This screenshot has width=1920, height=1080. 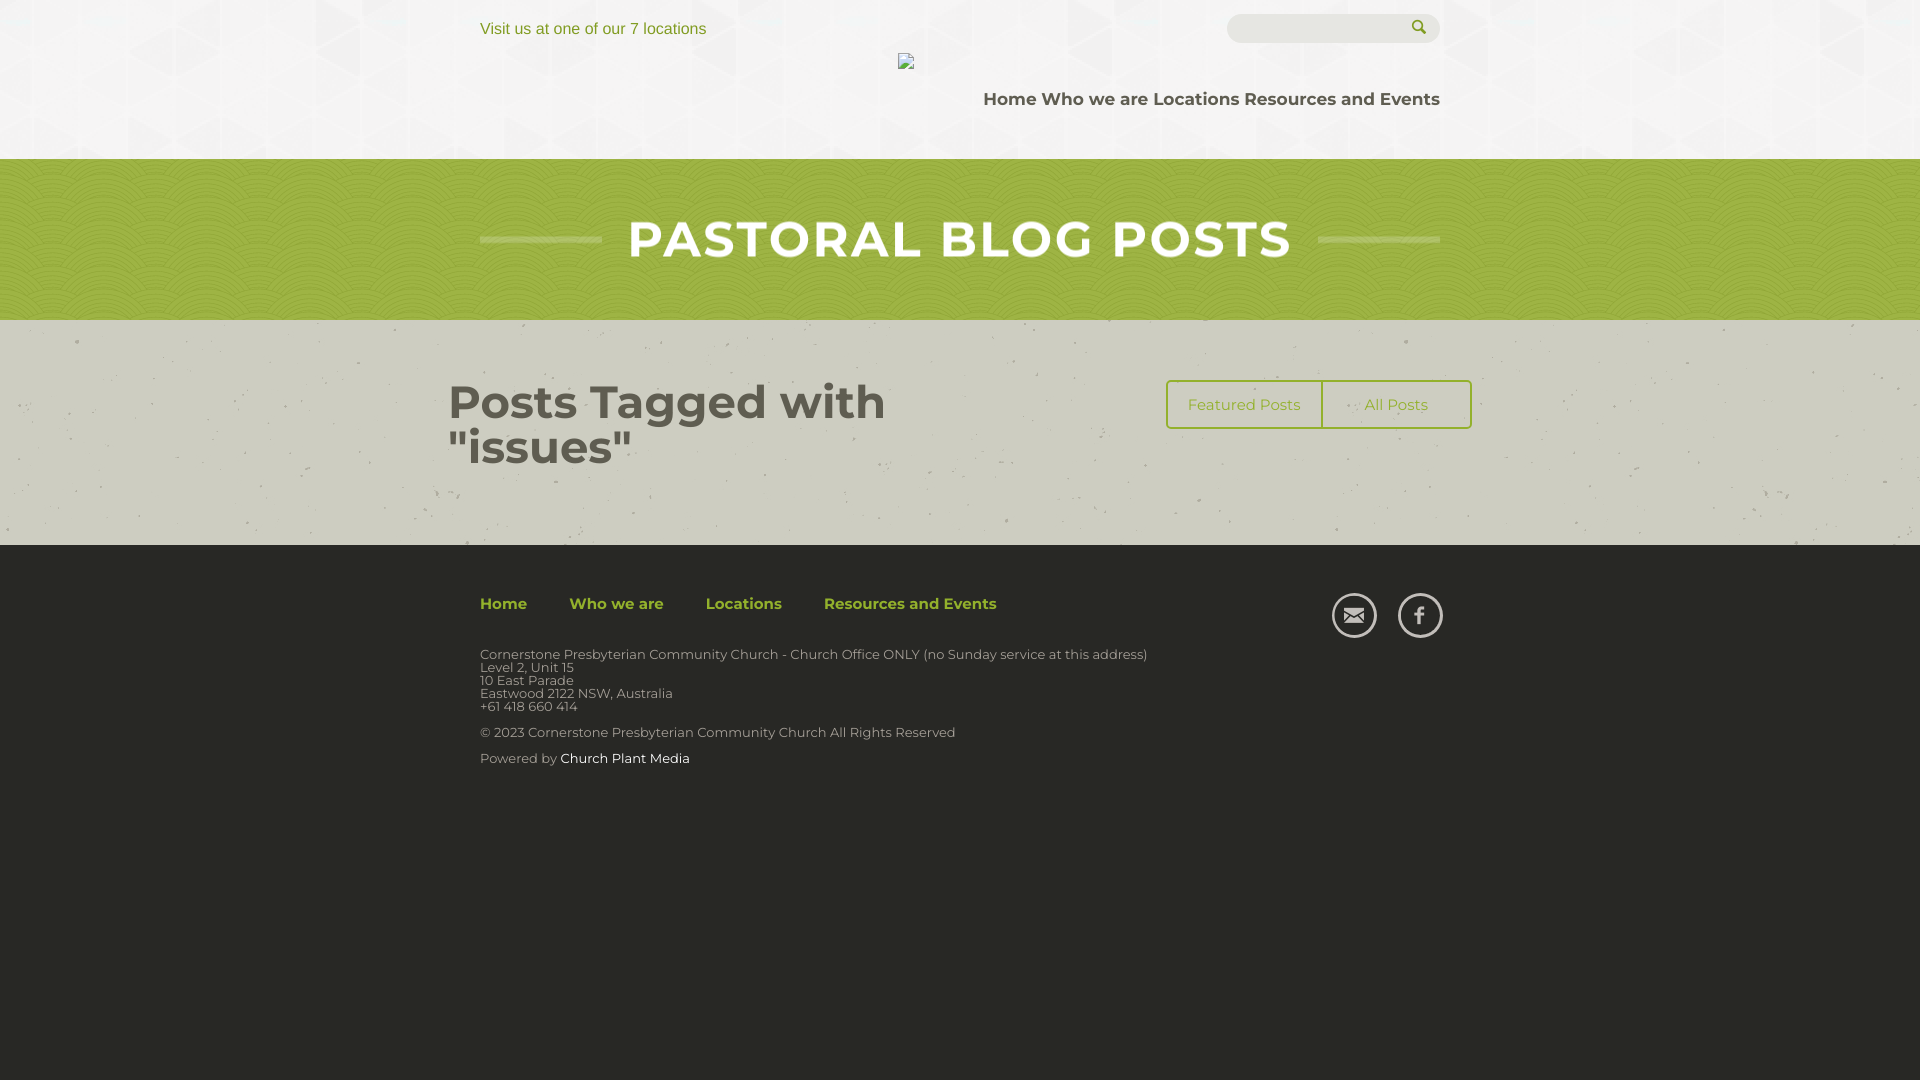 What do you see at coordinates (1195, 100) in the screenshot?
I see `'Locations'` at bounding box center [1195, 100].